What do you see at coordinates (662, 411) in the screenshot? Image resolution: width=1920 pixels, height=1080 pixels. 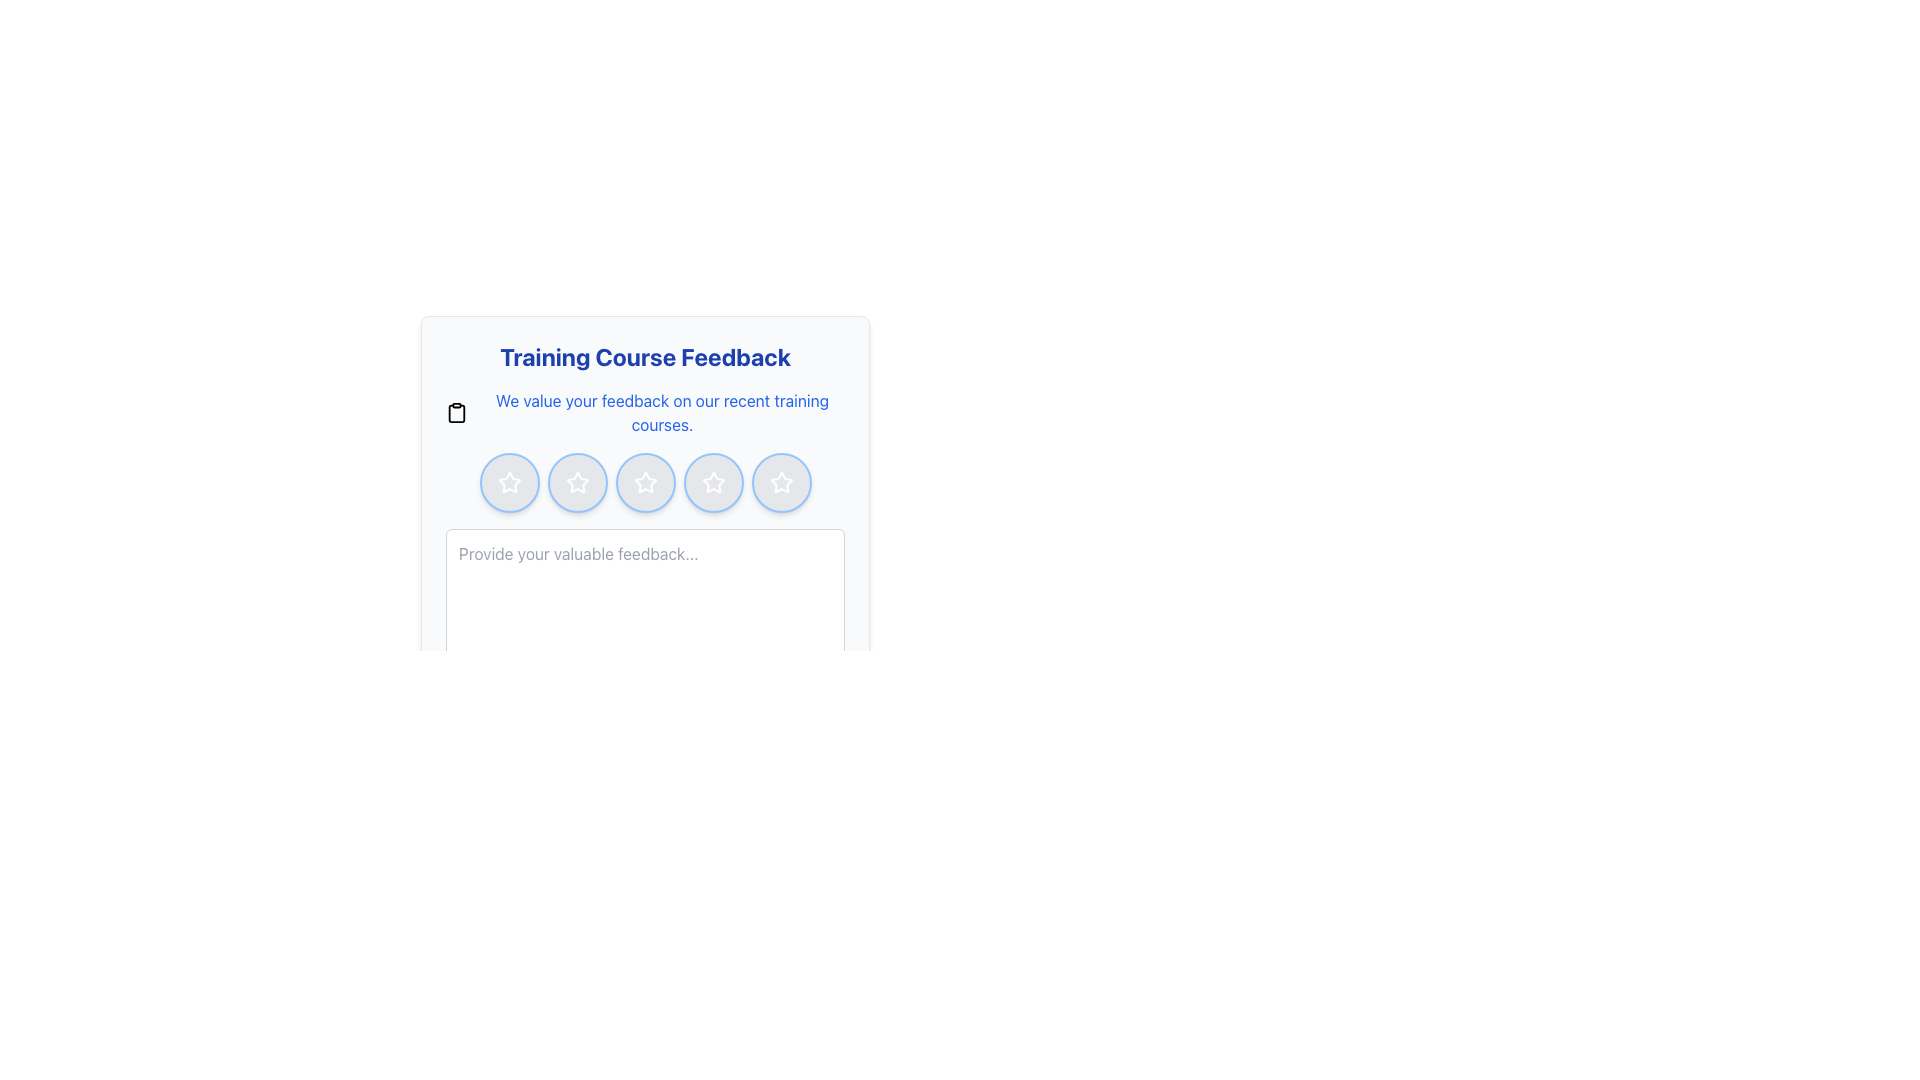 I see `the text block serving as a descriptive message for the feedback section, which is positioned below the heading 'Training Course Feedback' and above a row of five rating stars` at bounding box center [662, 411].